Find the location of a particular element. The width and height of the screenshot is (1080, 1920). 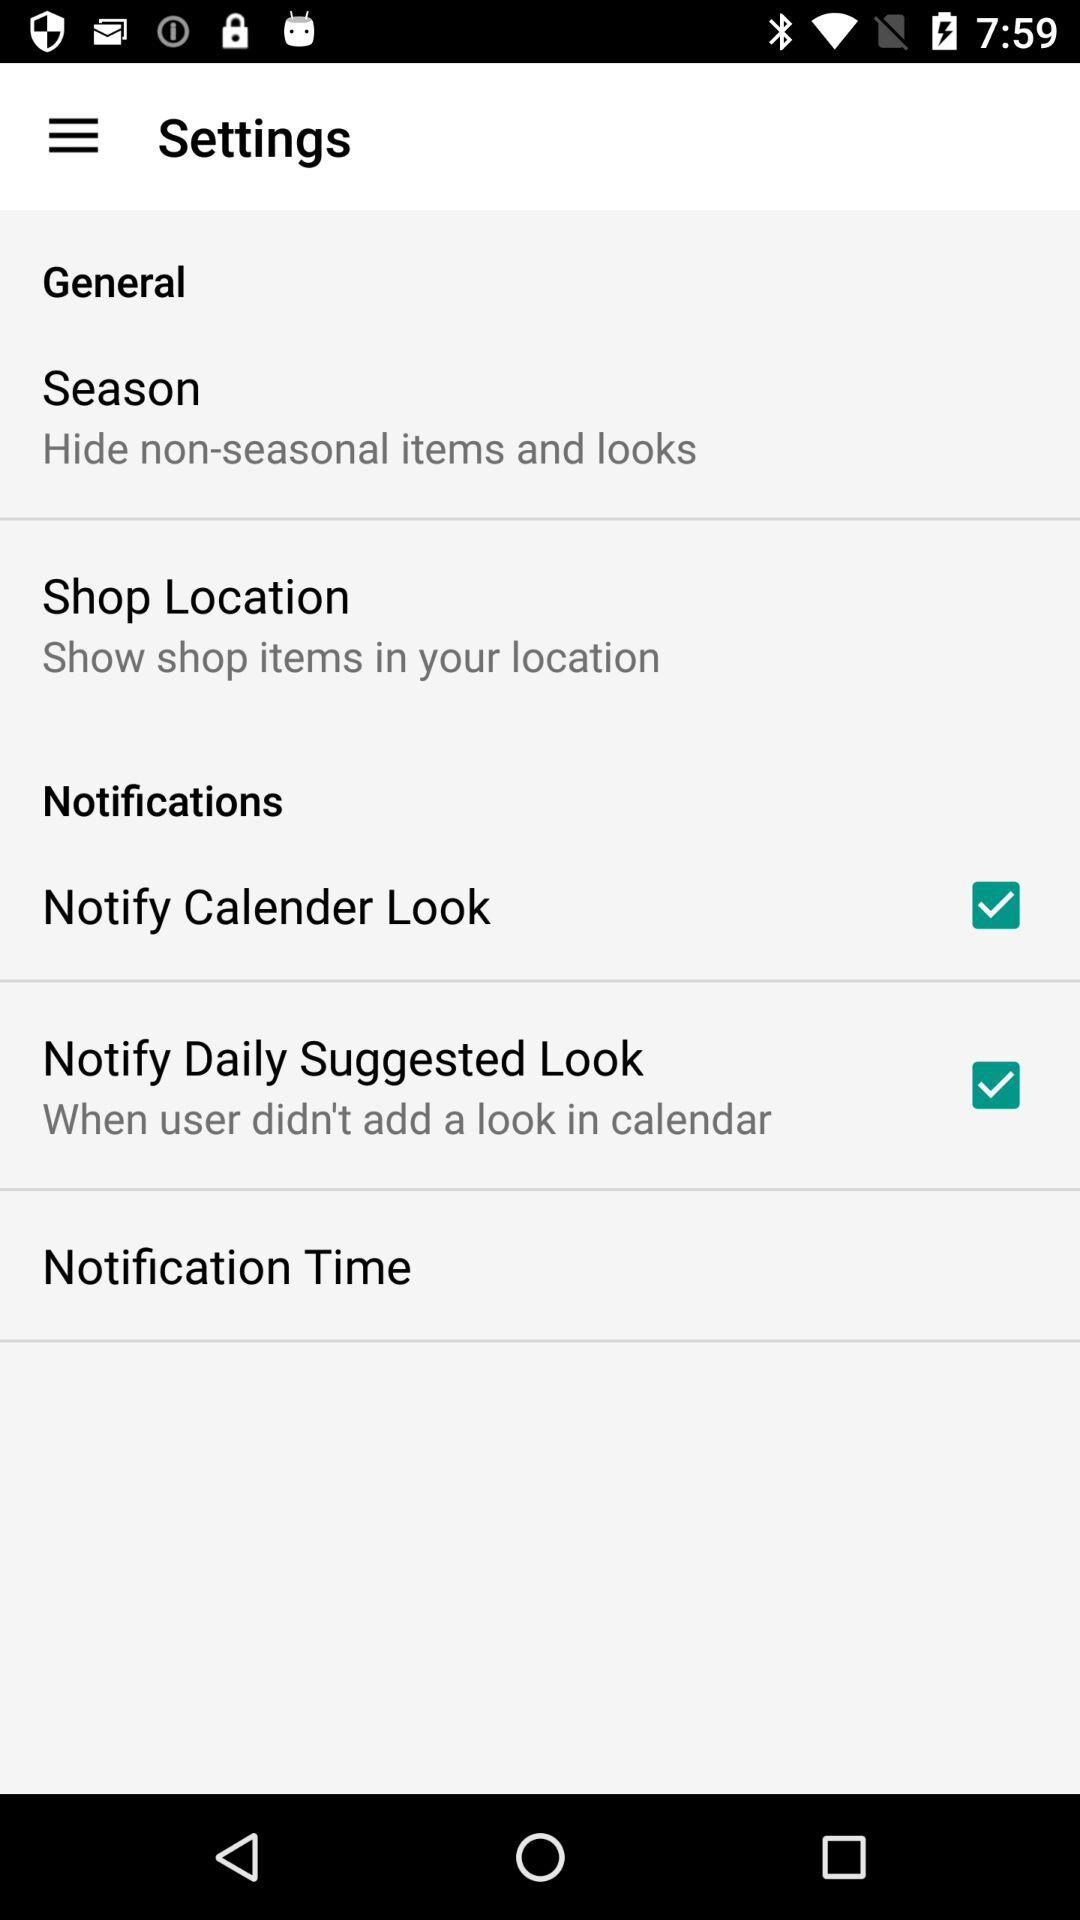

the notifications item is located at coordinates (540, 777).